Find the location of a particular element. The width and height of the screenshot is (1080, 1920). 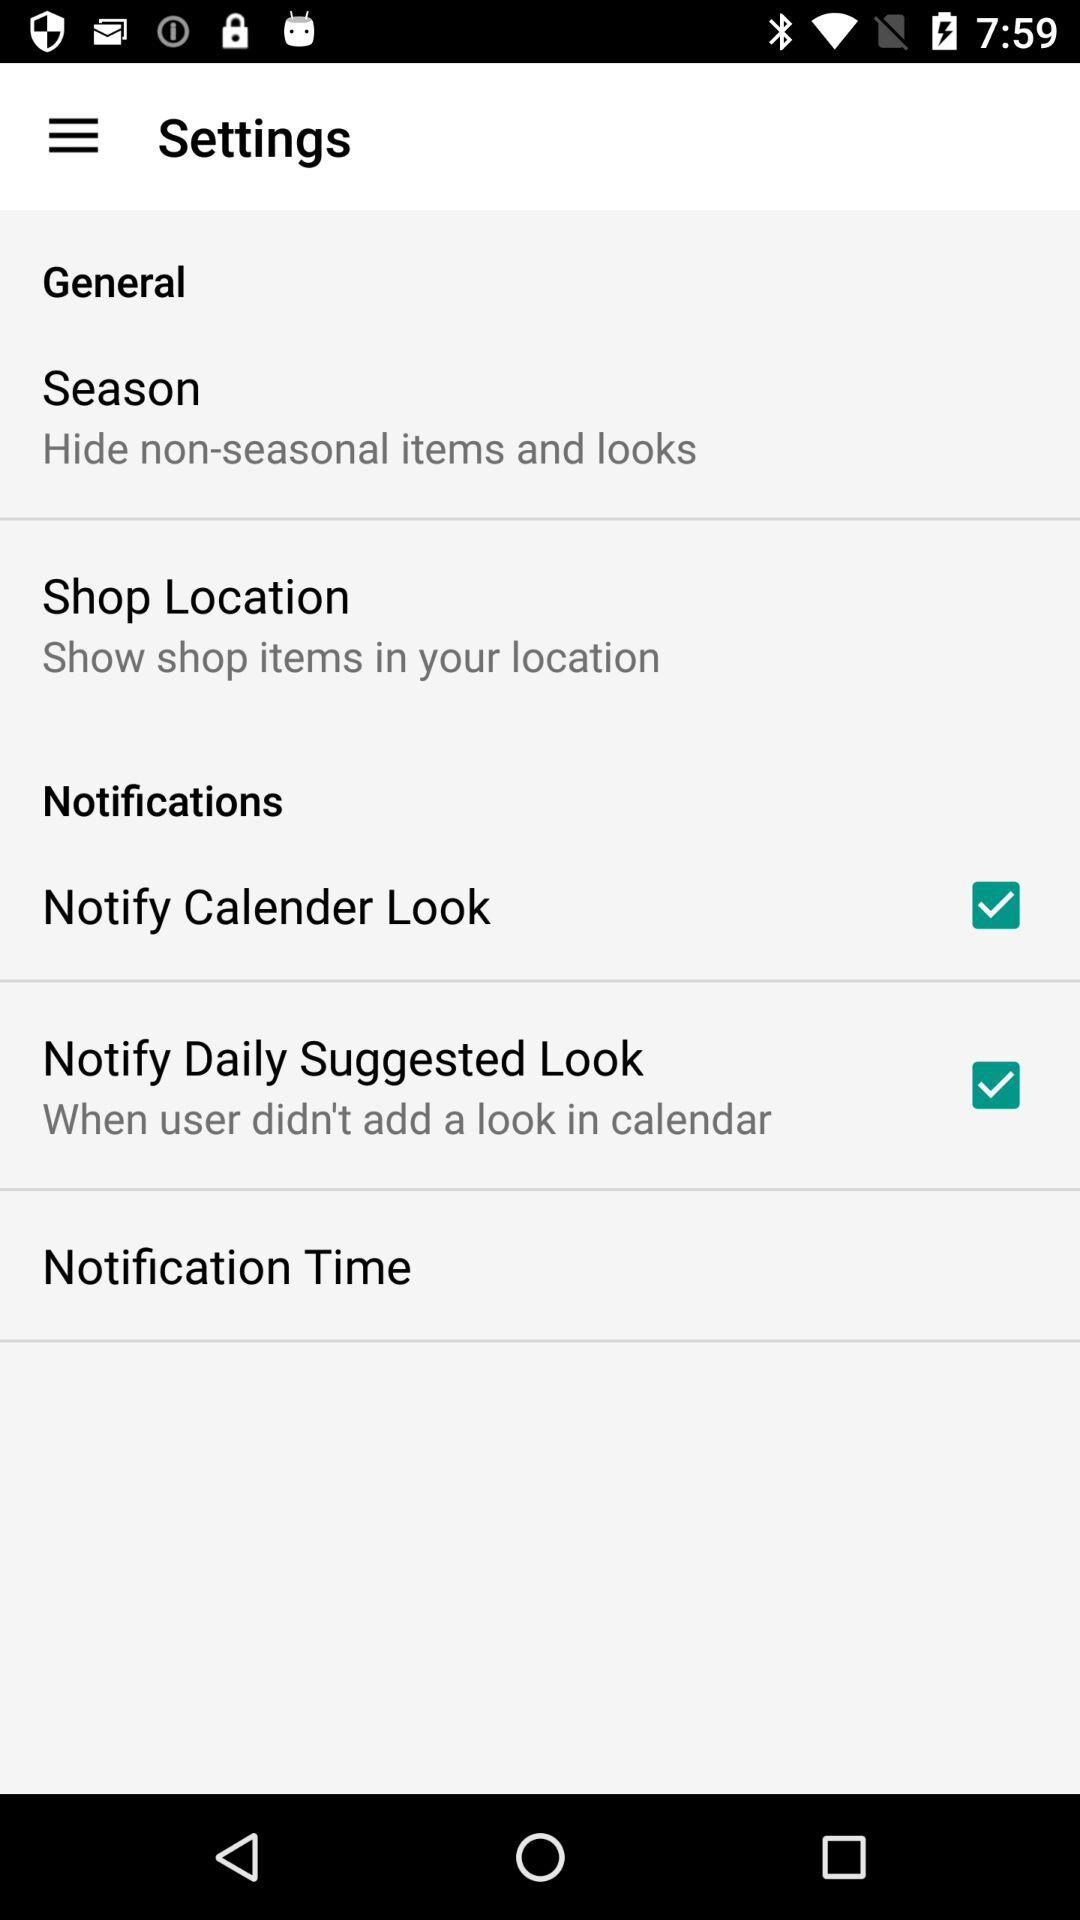

the notifications item is located at coordinates (540, 777).